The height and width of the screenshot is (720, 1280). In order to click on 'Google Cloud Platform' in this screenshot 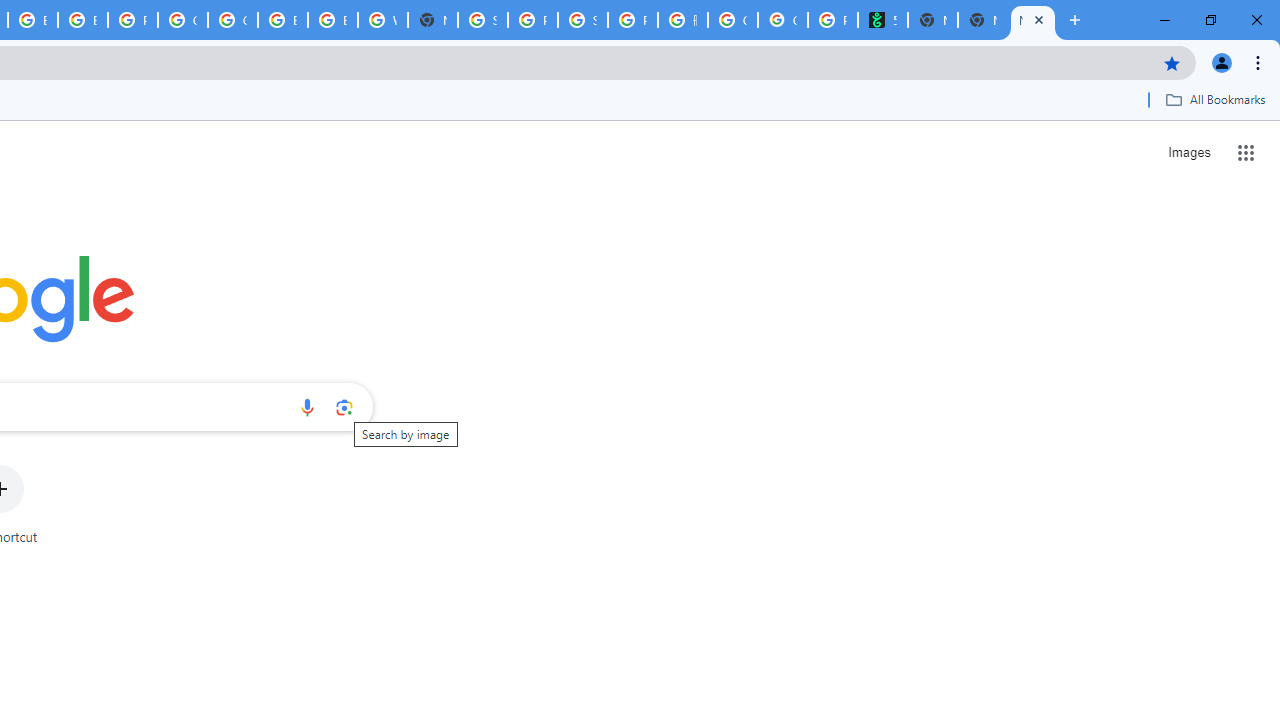, I will do `click(183, 20)`.